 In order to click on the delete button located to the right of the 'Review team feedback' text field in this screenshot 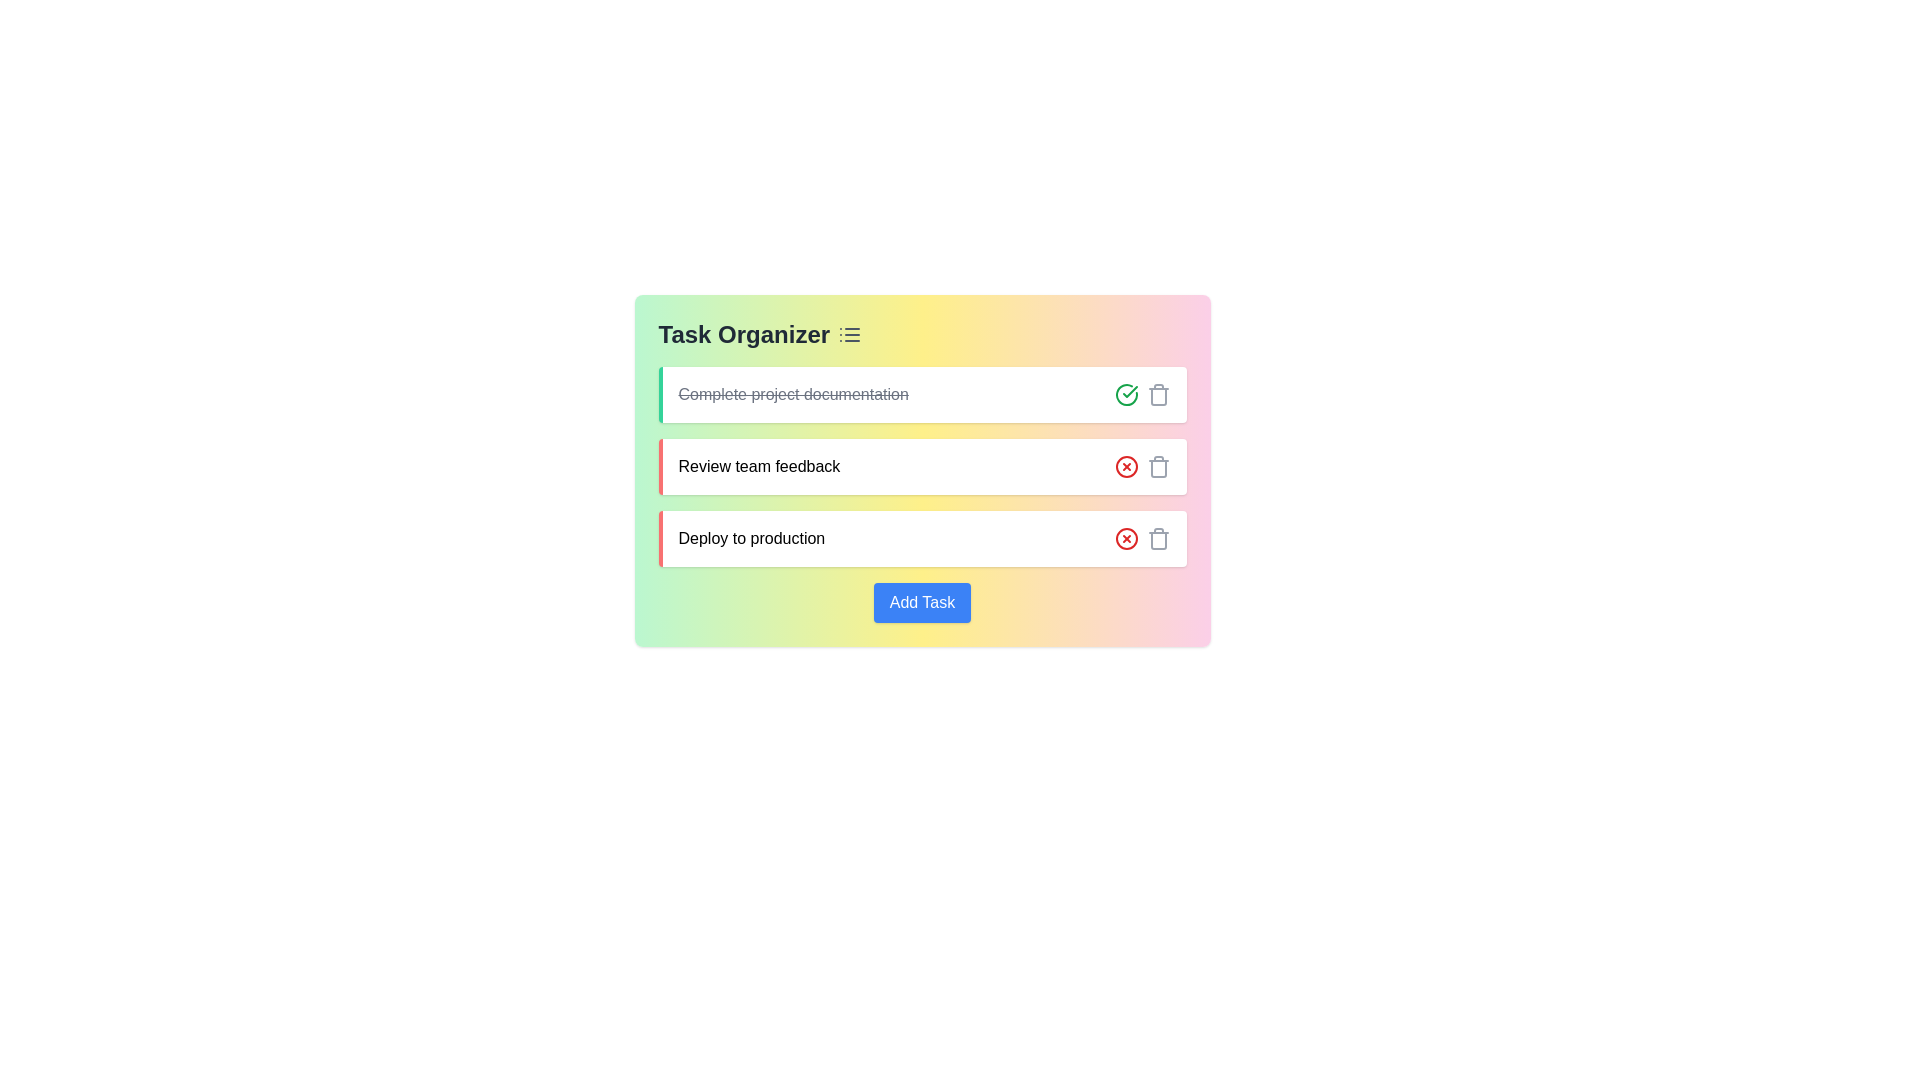, I will do `click(1126, 466)`.